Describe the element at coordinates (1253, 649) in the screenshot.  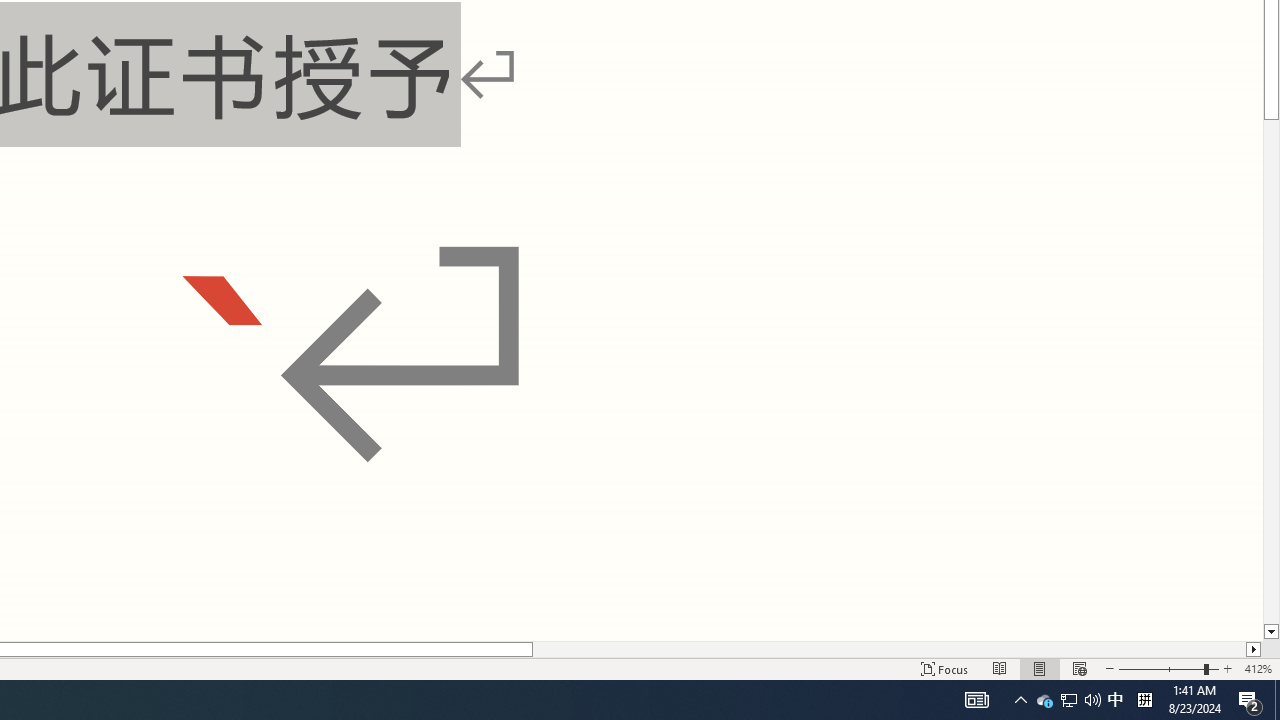
I see `'Column right'` at that location.